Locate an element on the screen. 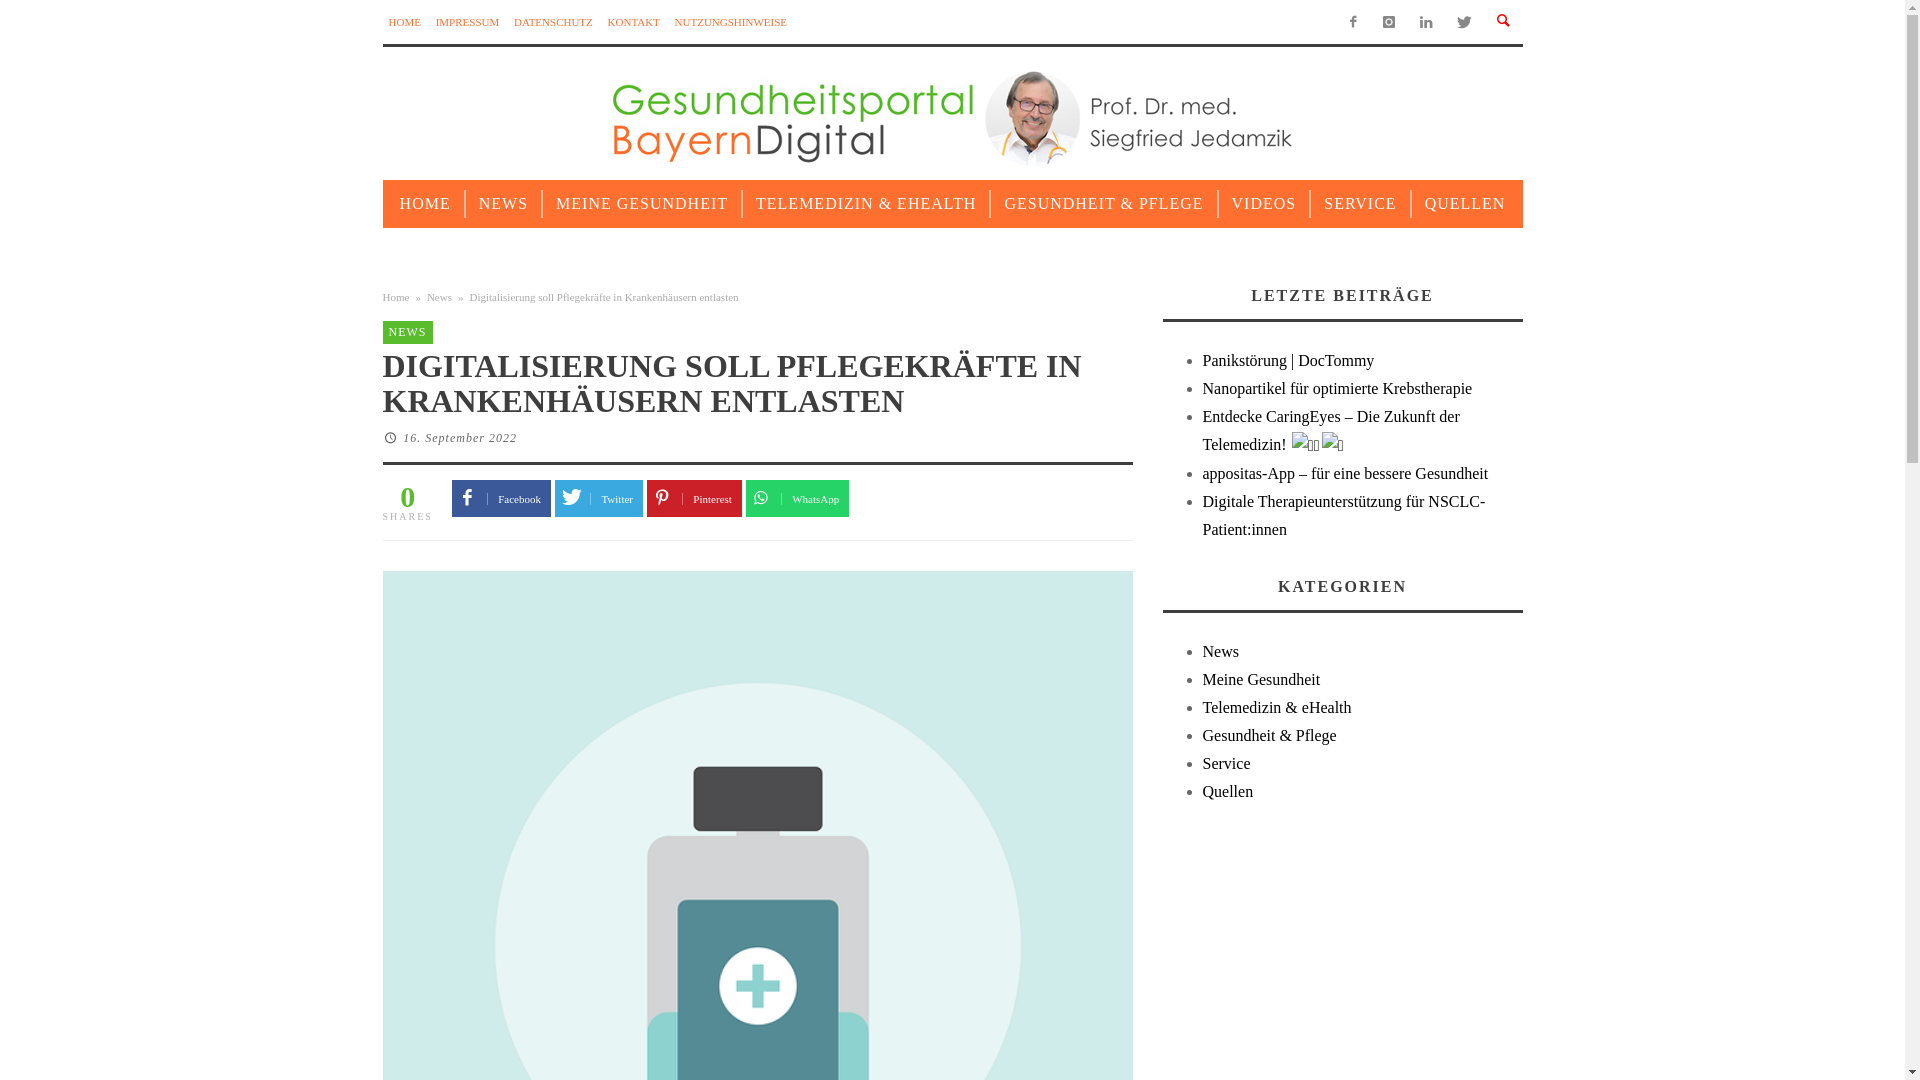 This screenshot has height=1080, width=1920. 'MEINE GESUNDHEIT' is located at coordinates (642, 204).